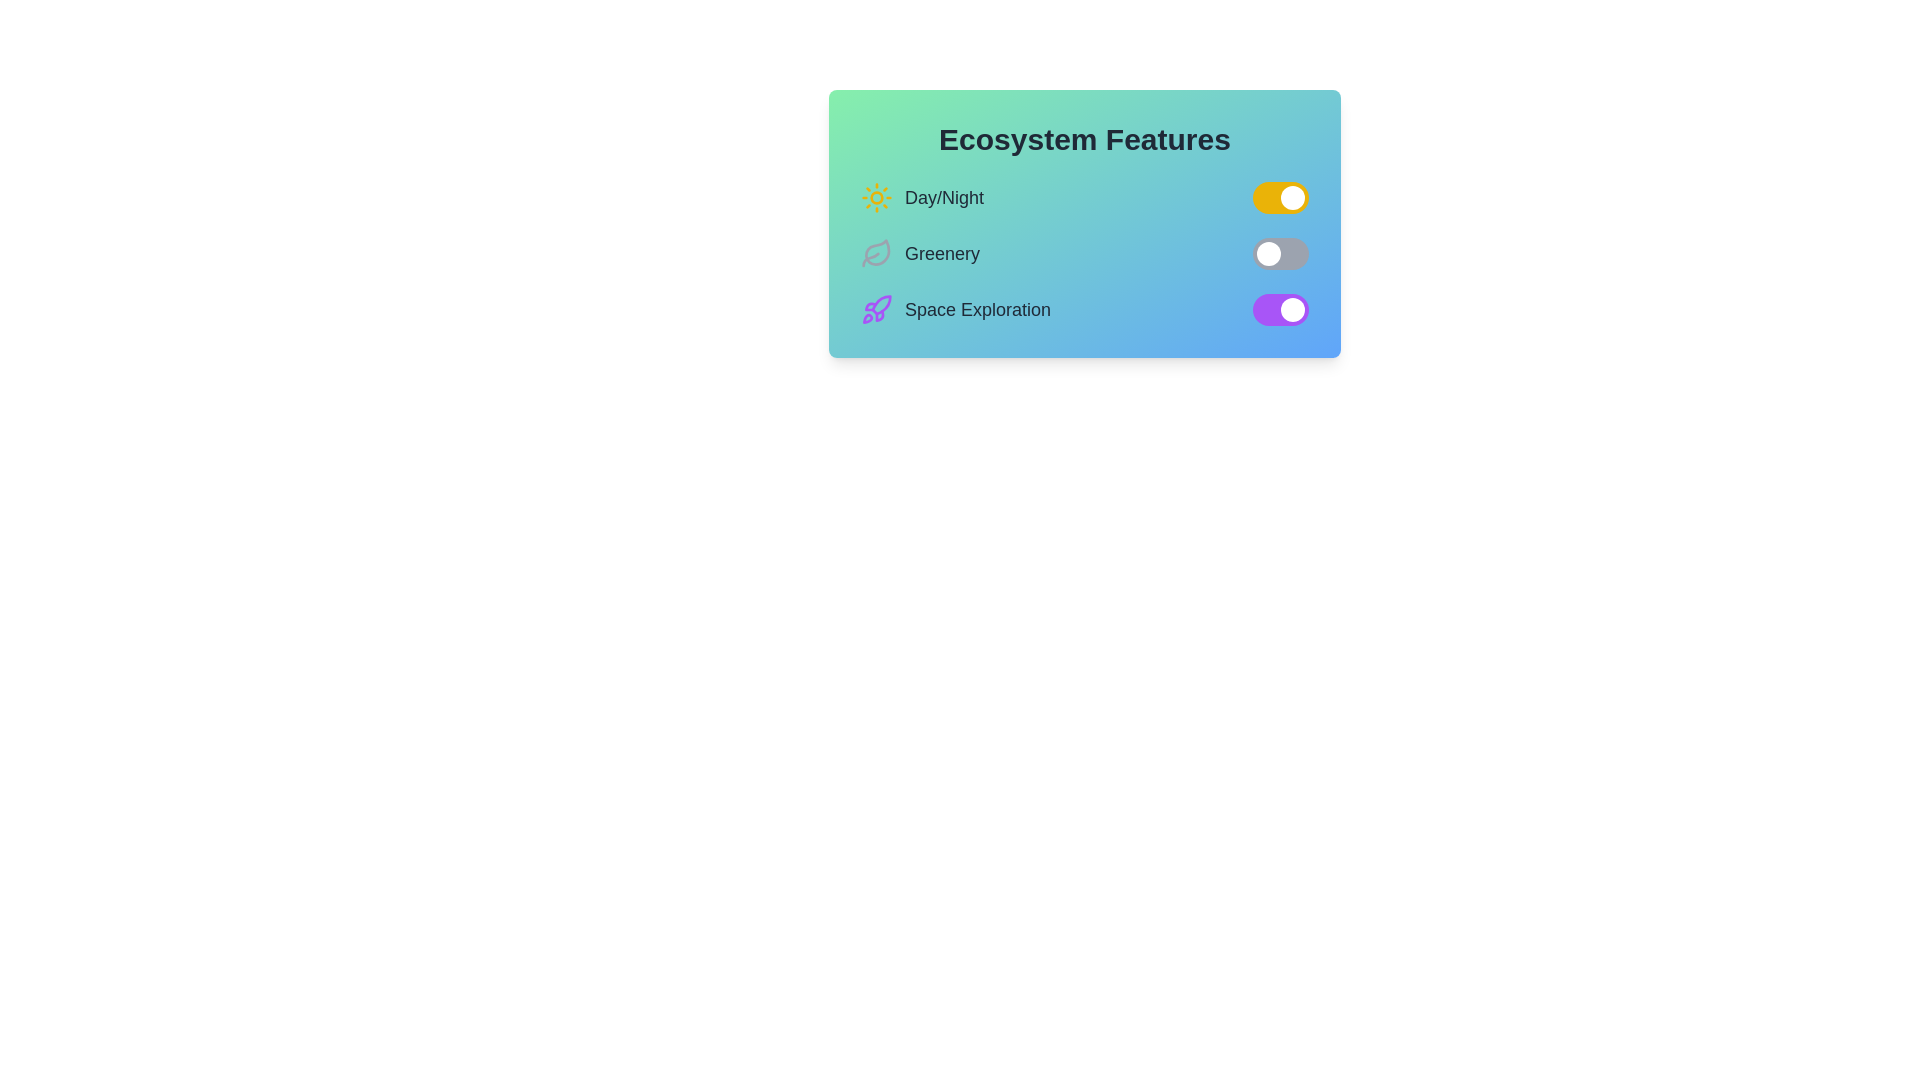 This screenshot has width=1920, height=1080. What do you see at coordinates (877, 251) in the screenshot?
I see `the leaf-shaped icon representing the 'Greenery' feature in the 'Ecosystem Features' panel via keyboard navigation` at bounding box center [877, 251].